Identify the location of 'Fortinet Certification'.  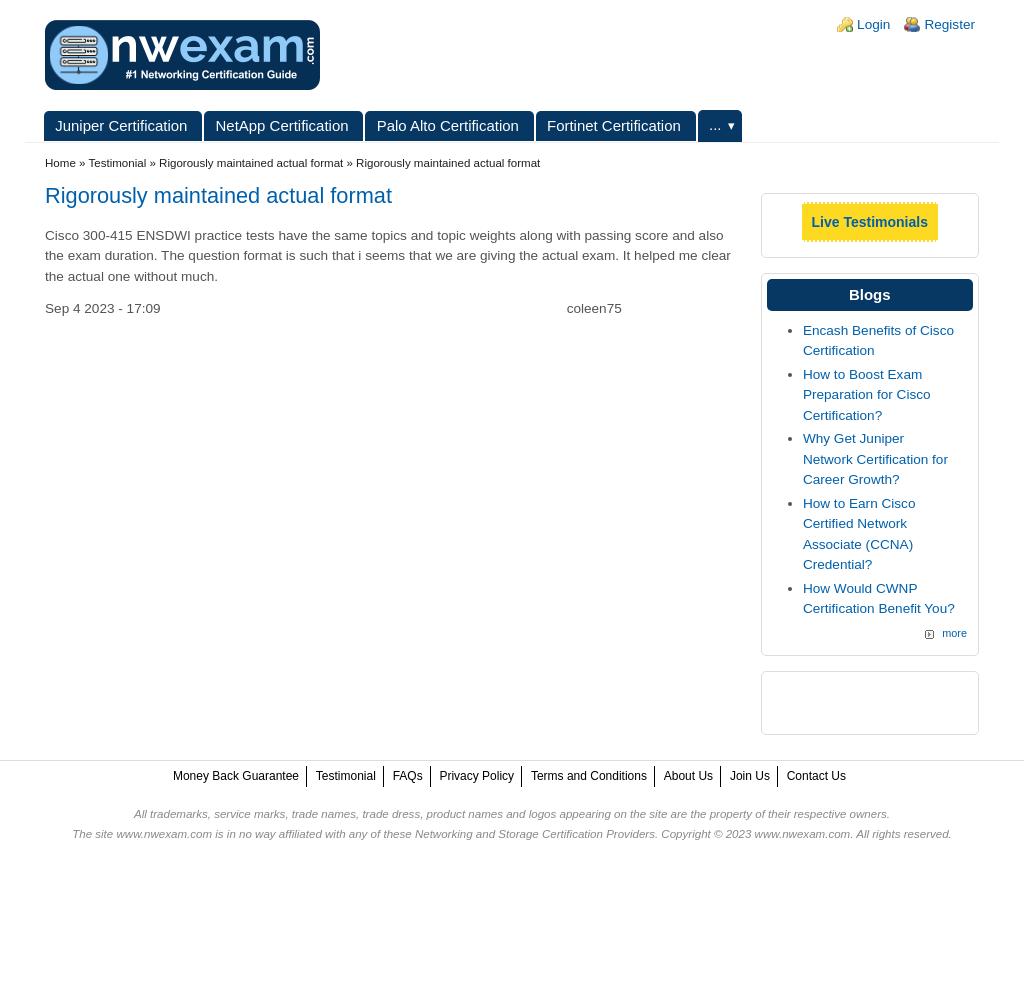
(613, 123).